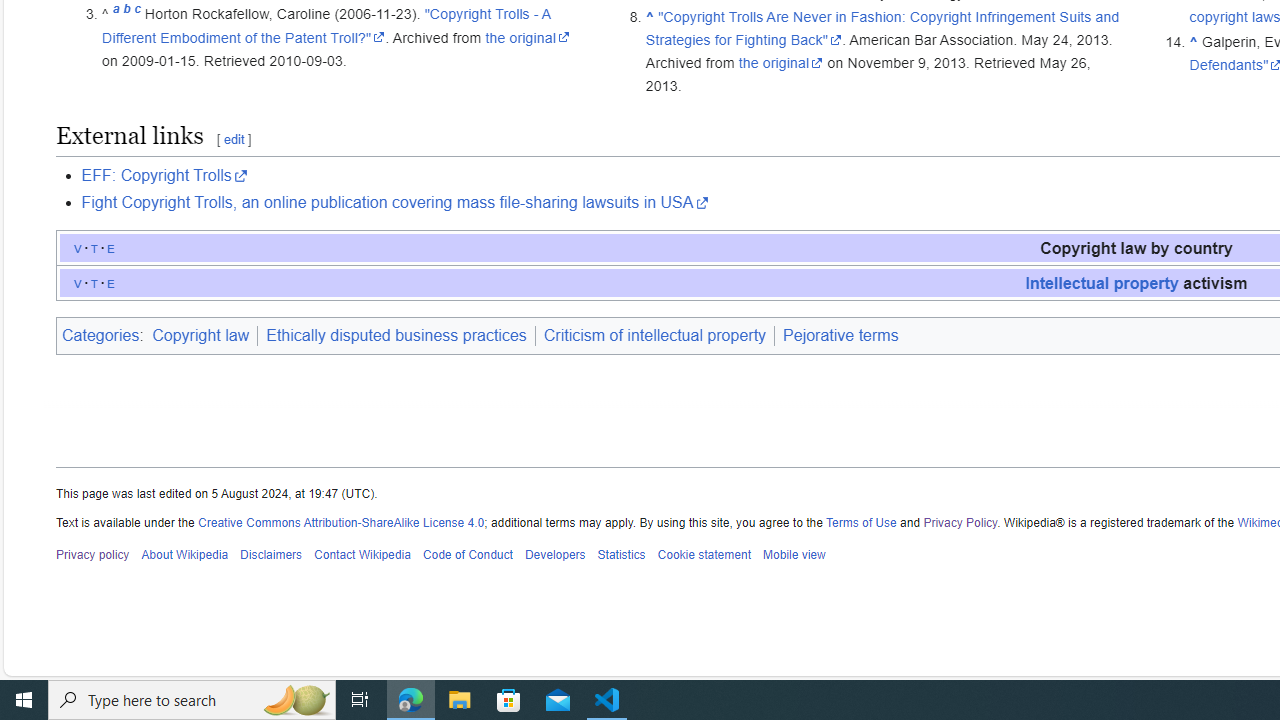 The height and width of the screenshot is (720, 1280). What do you see at coordinates (99, 334) in the screenshot?
I see `'Categories'` at bounding box center [99, 334].